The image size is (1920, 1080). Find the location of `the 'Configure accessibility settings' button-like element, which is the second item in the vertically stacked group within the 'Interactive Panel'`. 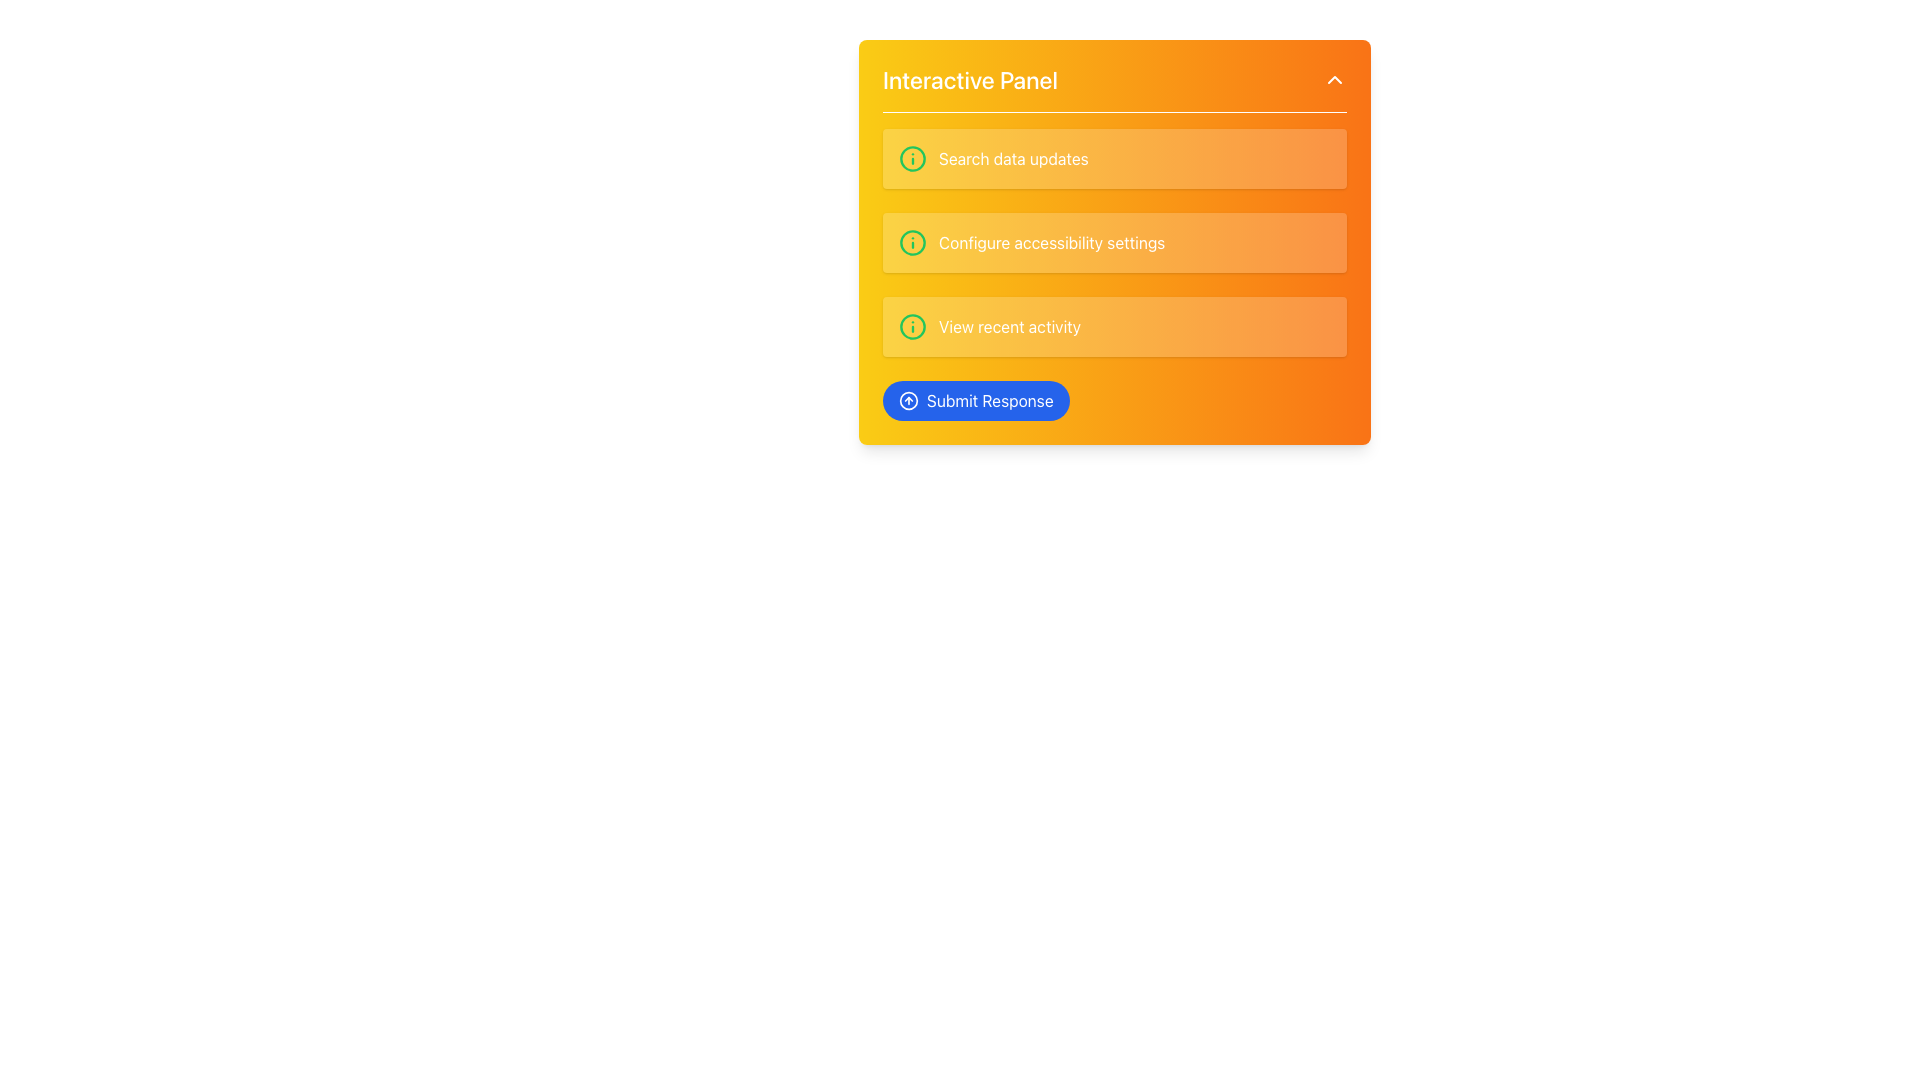

the 'Configure accessibility settings' button-like element, which is the second item in the vertically stacked group within the 'Interactive Panel' is located at coordinates (1113, 242).